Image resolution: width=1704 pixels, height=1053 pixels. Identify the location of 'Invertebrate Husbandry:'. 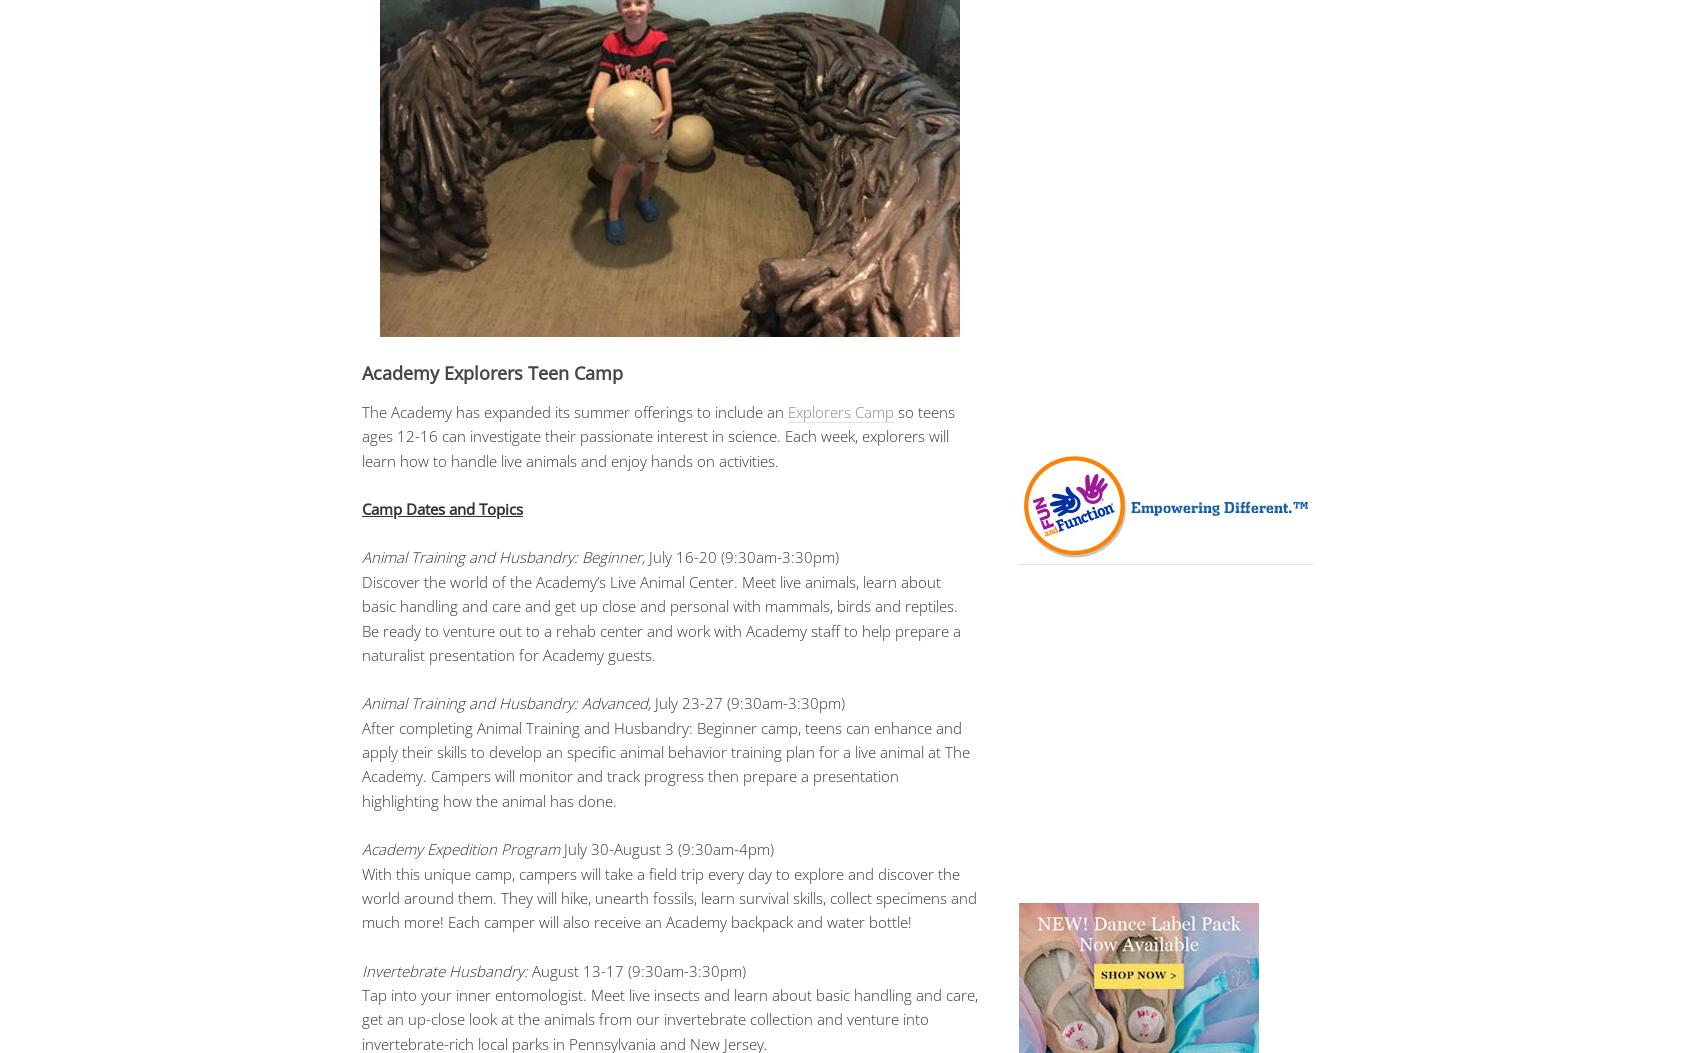
(445, 970).